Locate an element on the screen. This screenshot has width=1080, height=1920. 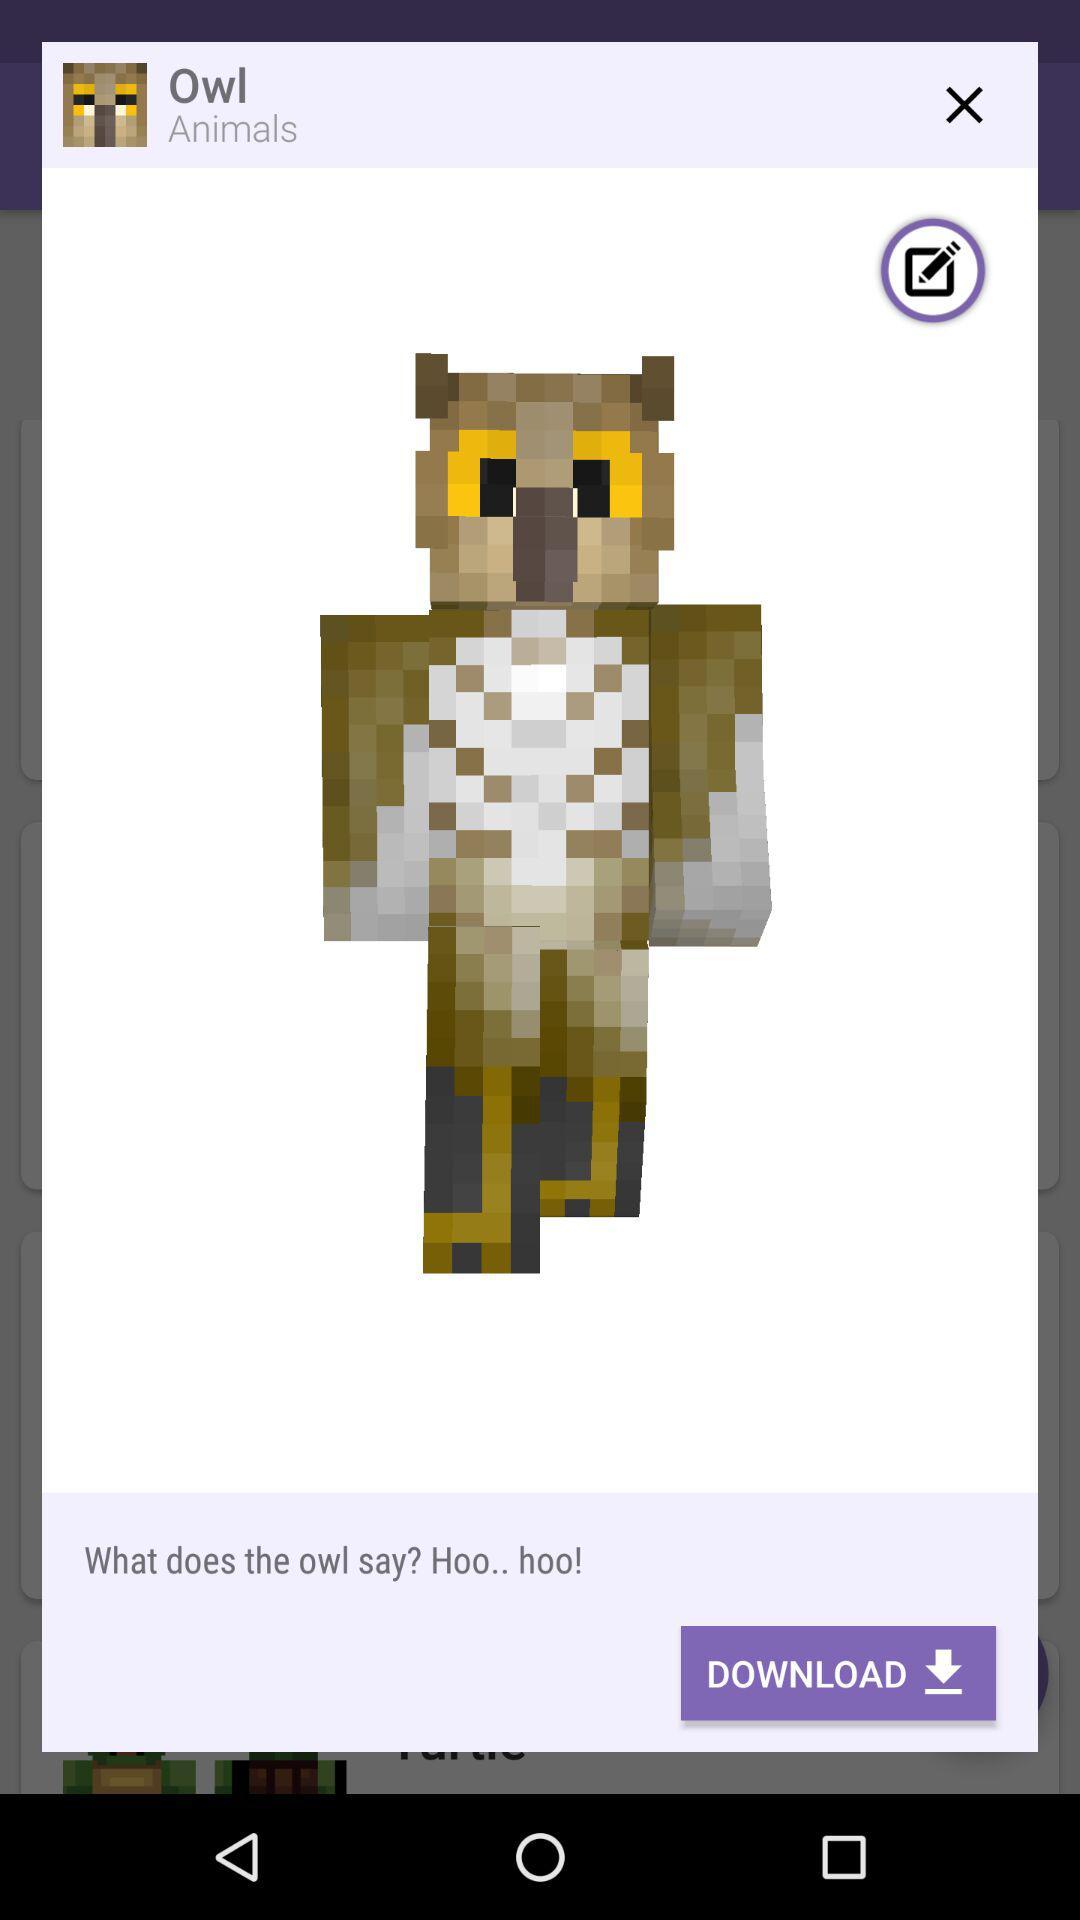
take notes is located at coordinates (933, 272).